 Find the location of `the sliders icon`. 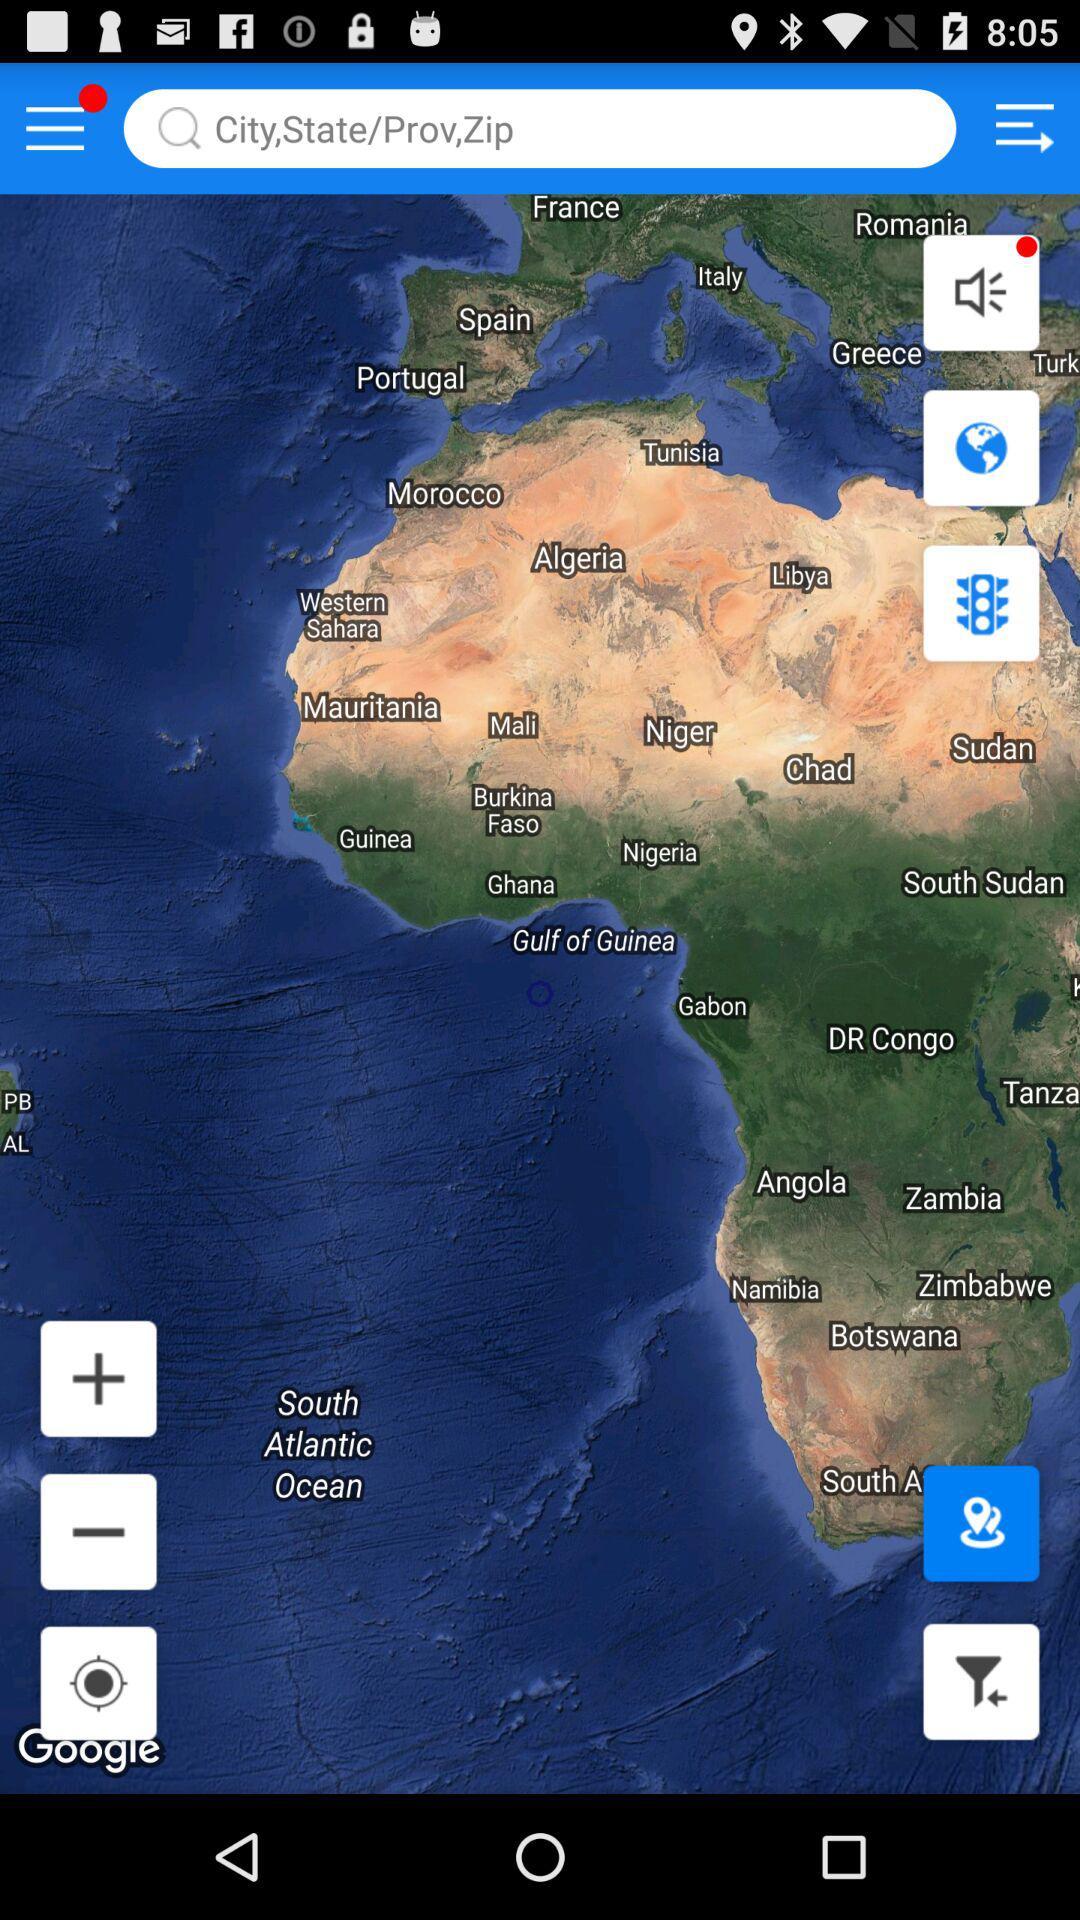

the sliders icon is located at coordinates (1024, 136).